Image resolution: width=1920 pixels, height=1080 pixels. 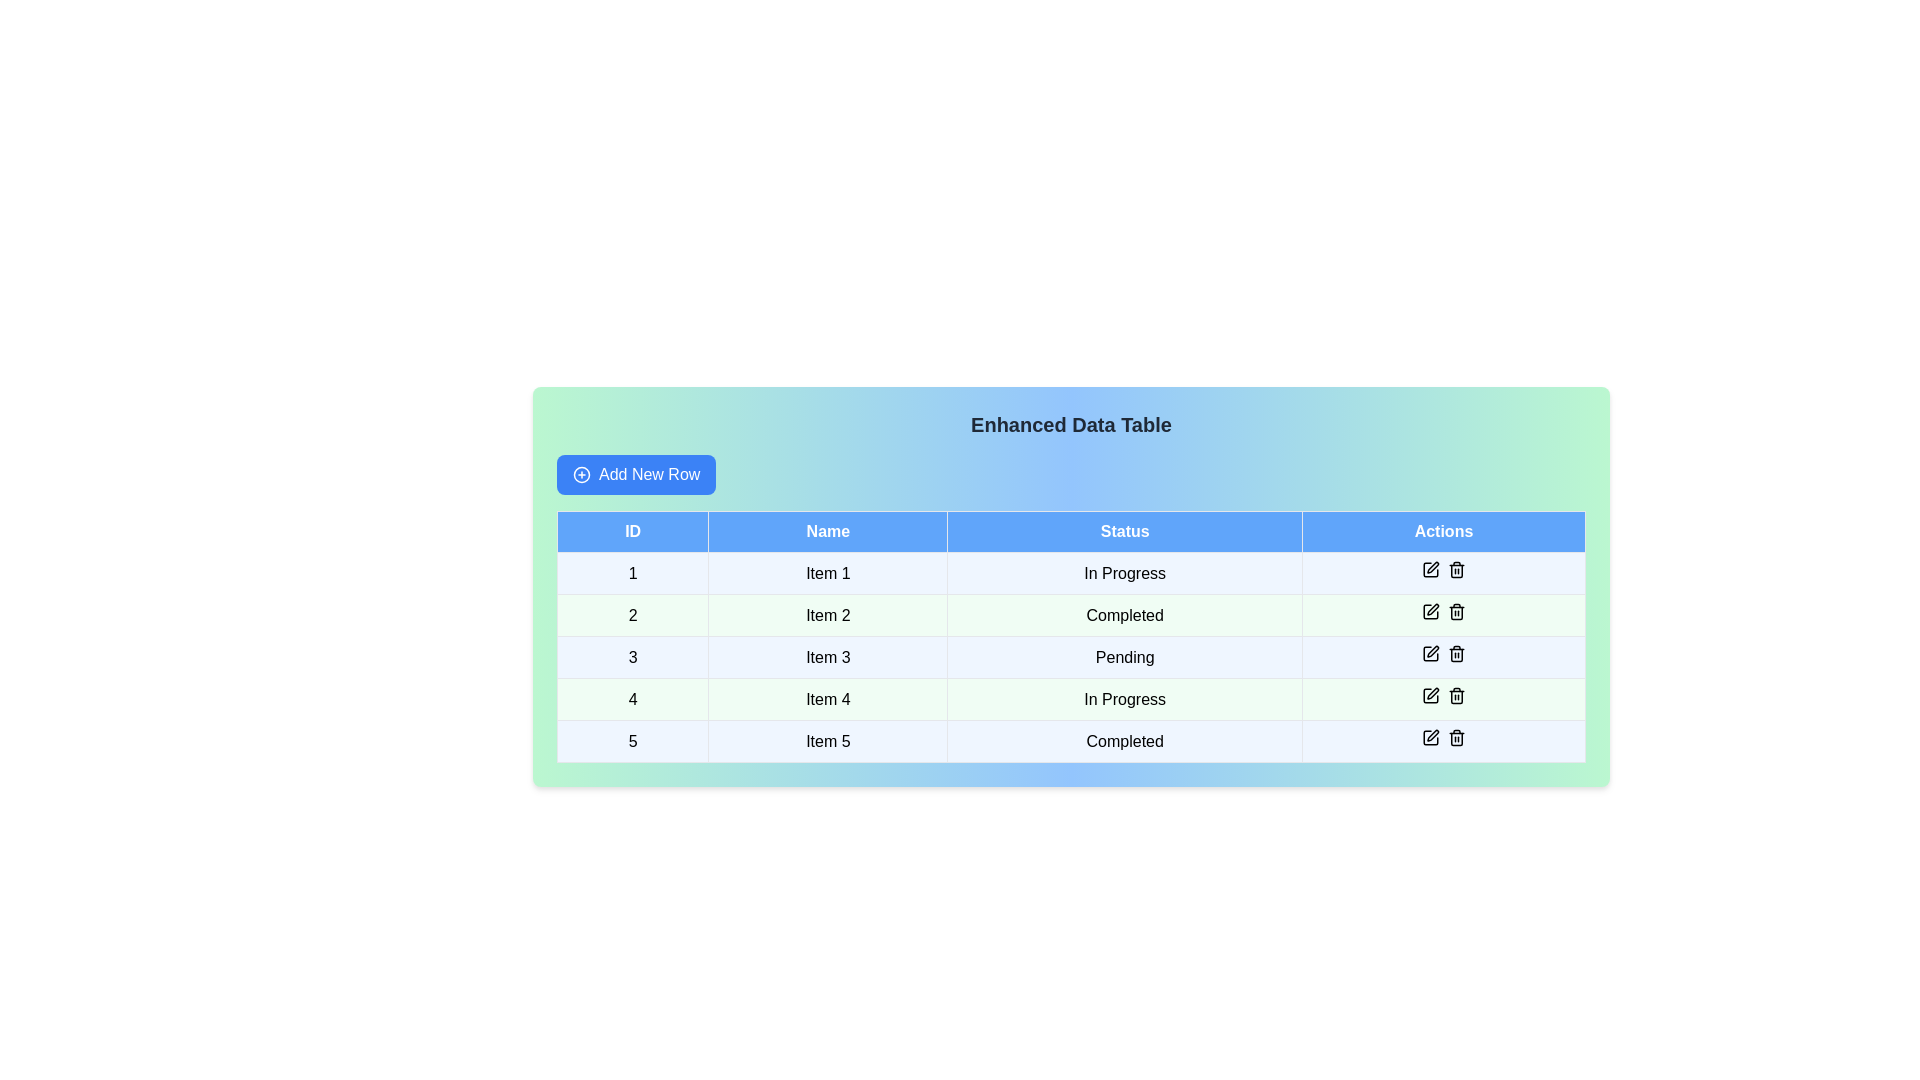 What do you see at coordinates (1456, 739) in the screenshot?
I see `the delete action icon, which is the second icon in the 'Actions' column of the fifth row of the table` at bounding box center [1456, 739].